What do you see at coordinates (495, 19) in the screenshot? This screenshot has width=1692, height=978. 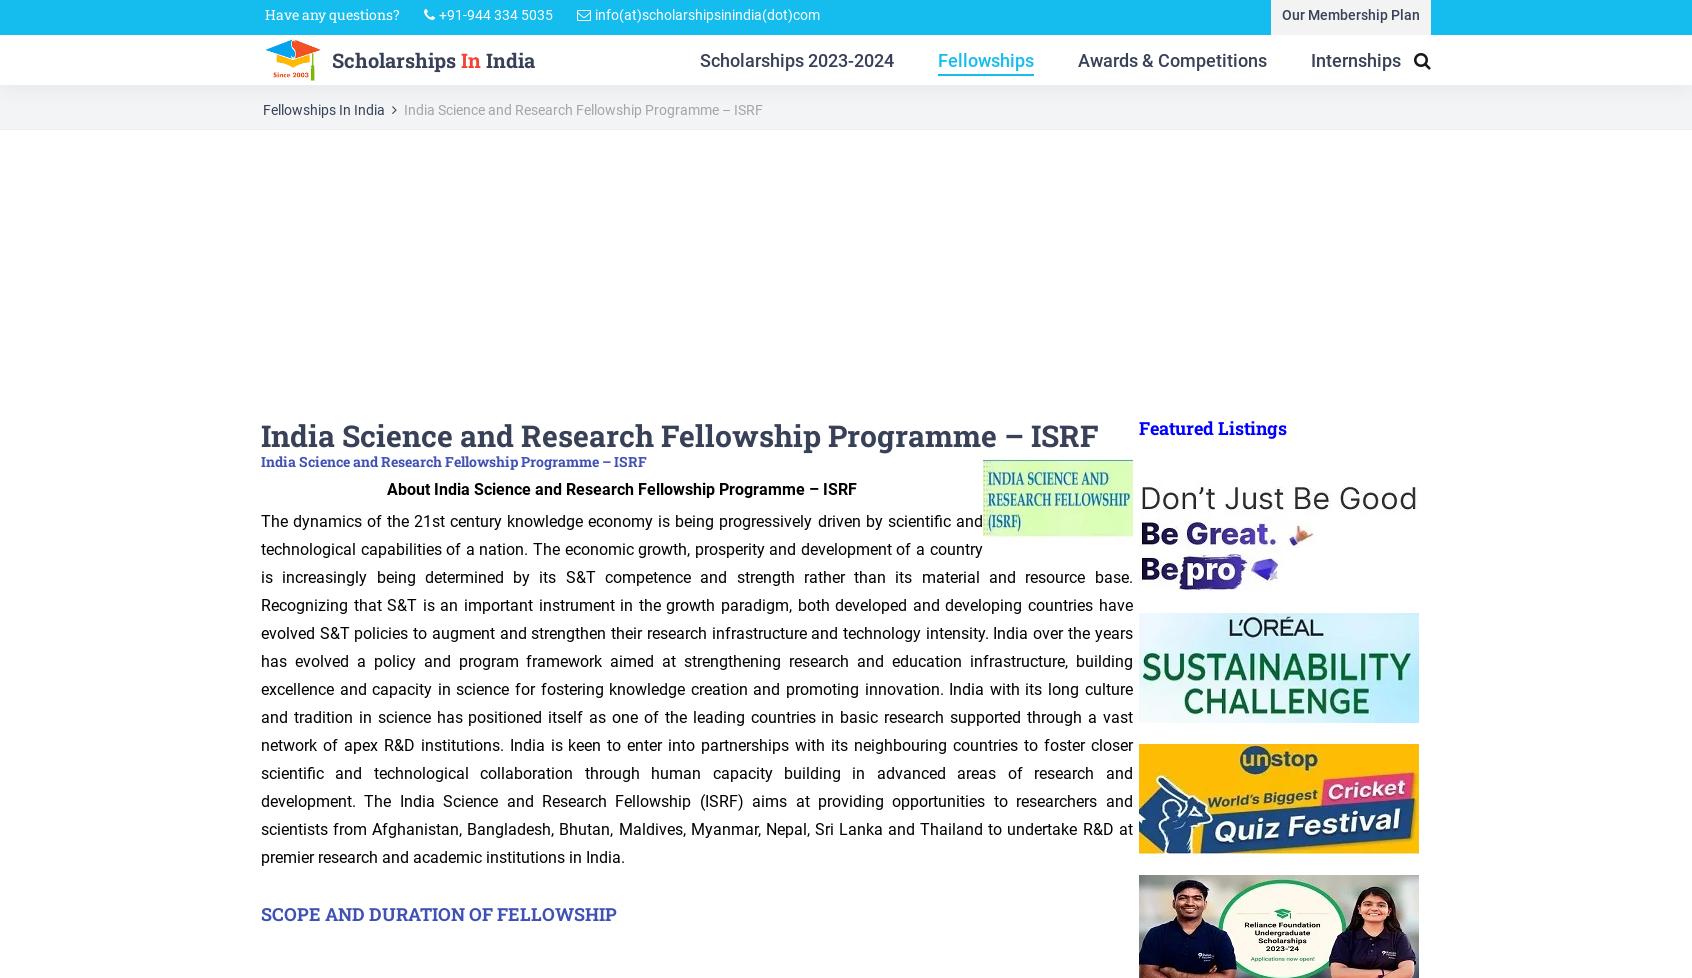 I see `'+91-944 334 5035'` at bounding box center [495, 19].